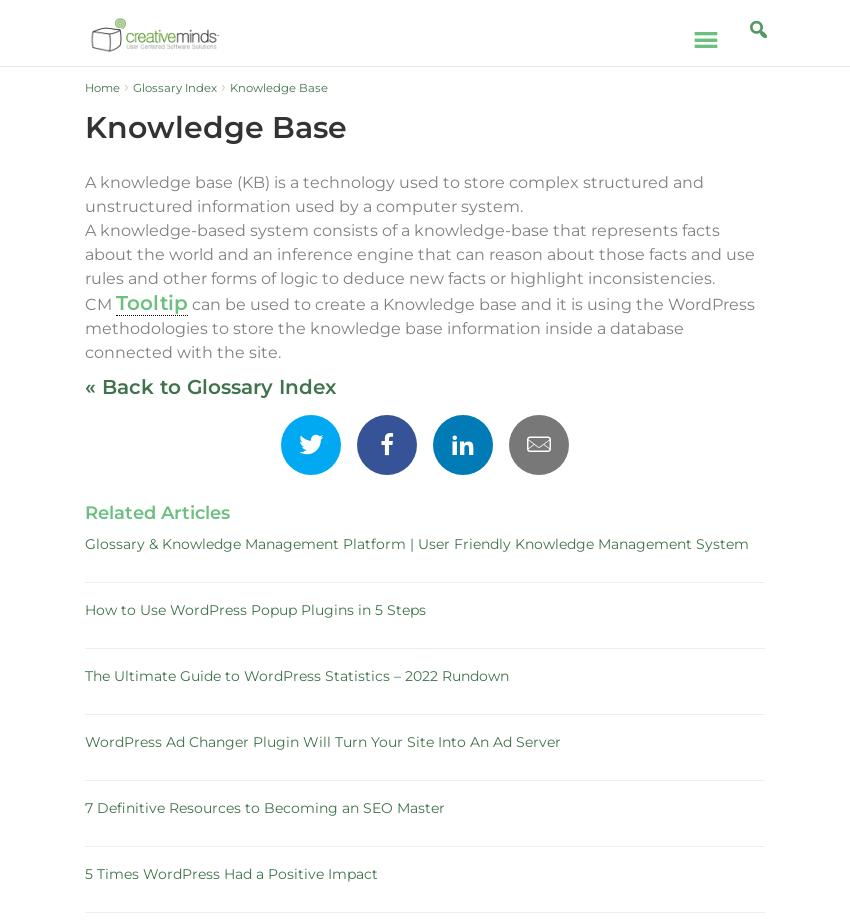 The image size is (850, 924). I want to click on 'WordPress Ad Changer Plugin Will Turn Your Site Into An Ad Server', so click(323, 741).